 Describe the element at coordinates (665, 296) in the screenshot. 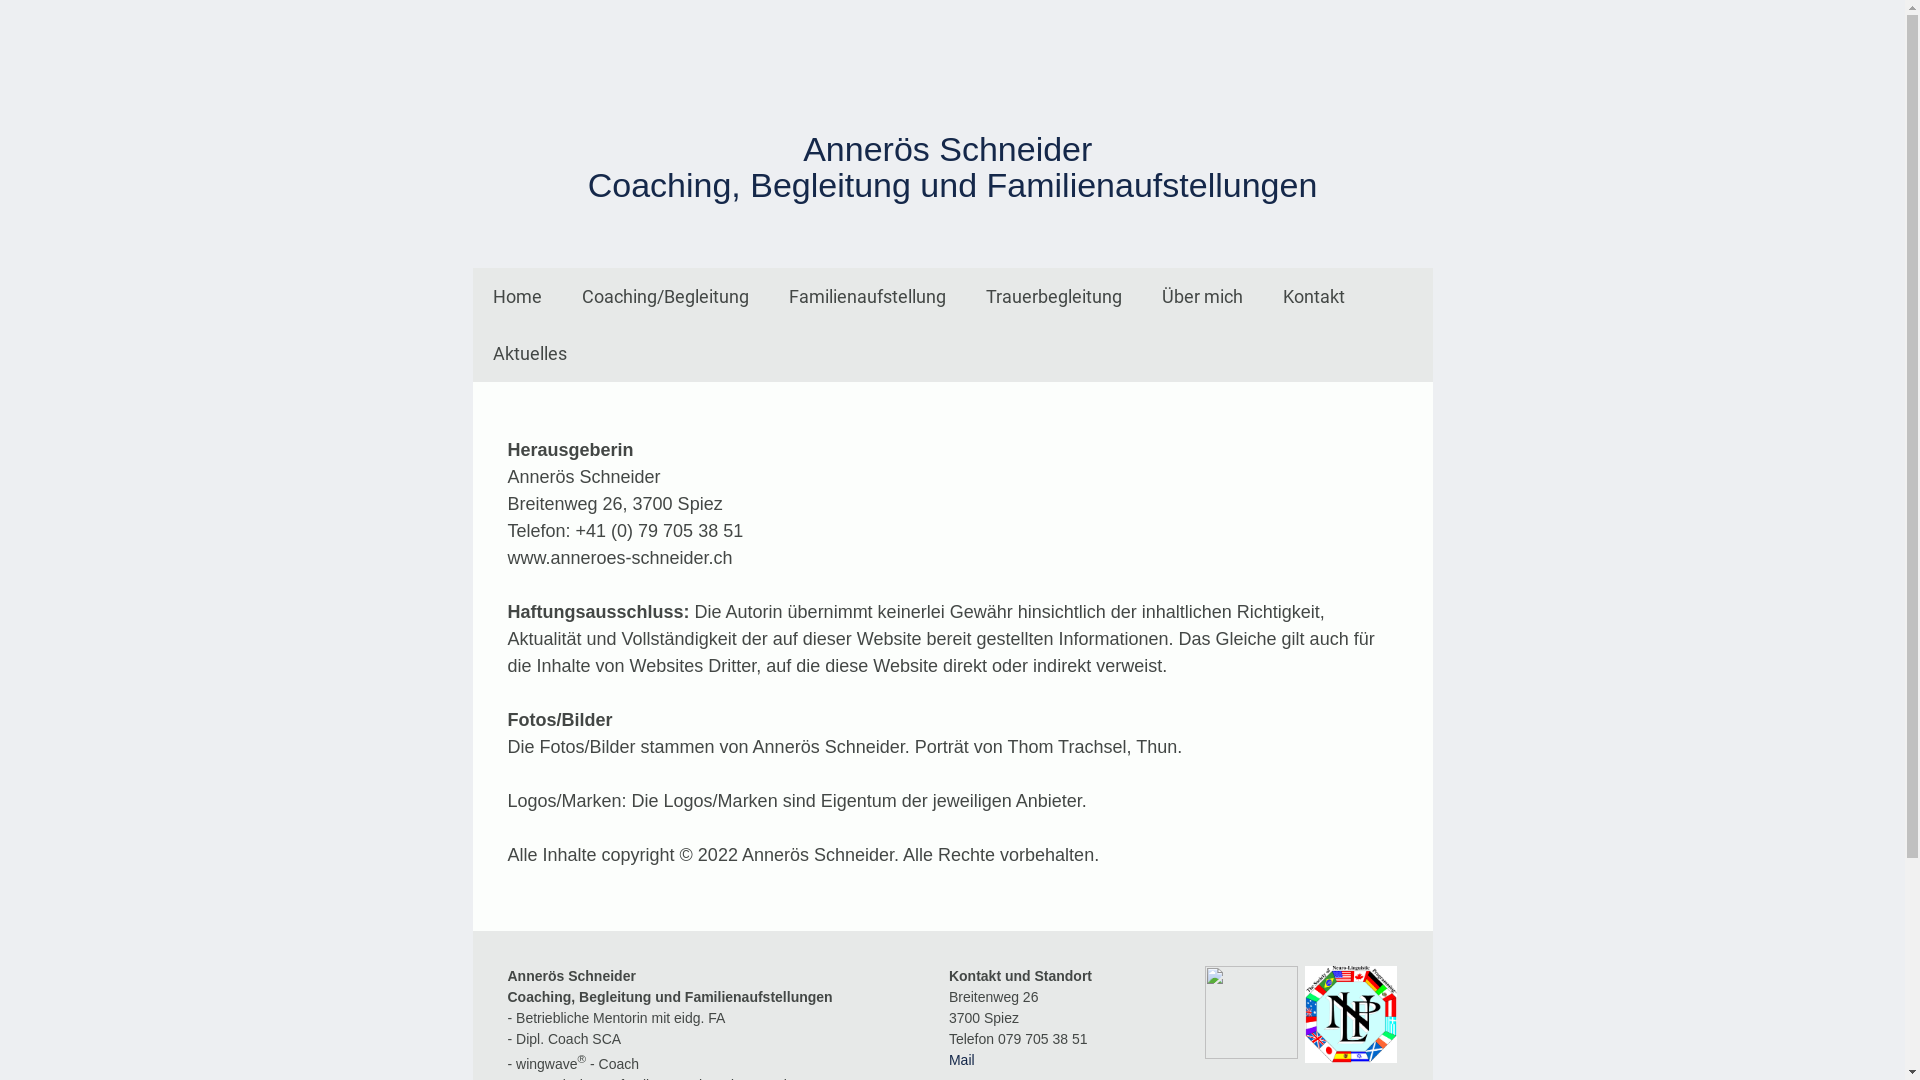

I see `'Coaching/Begleitung'` at that location.